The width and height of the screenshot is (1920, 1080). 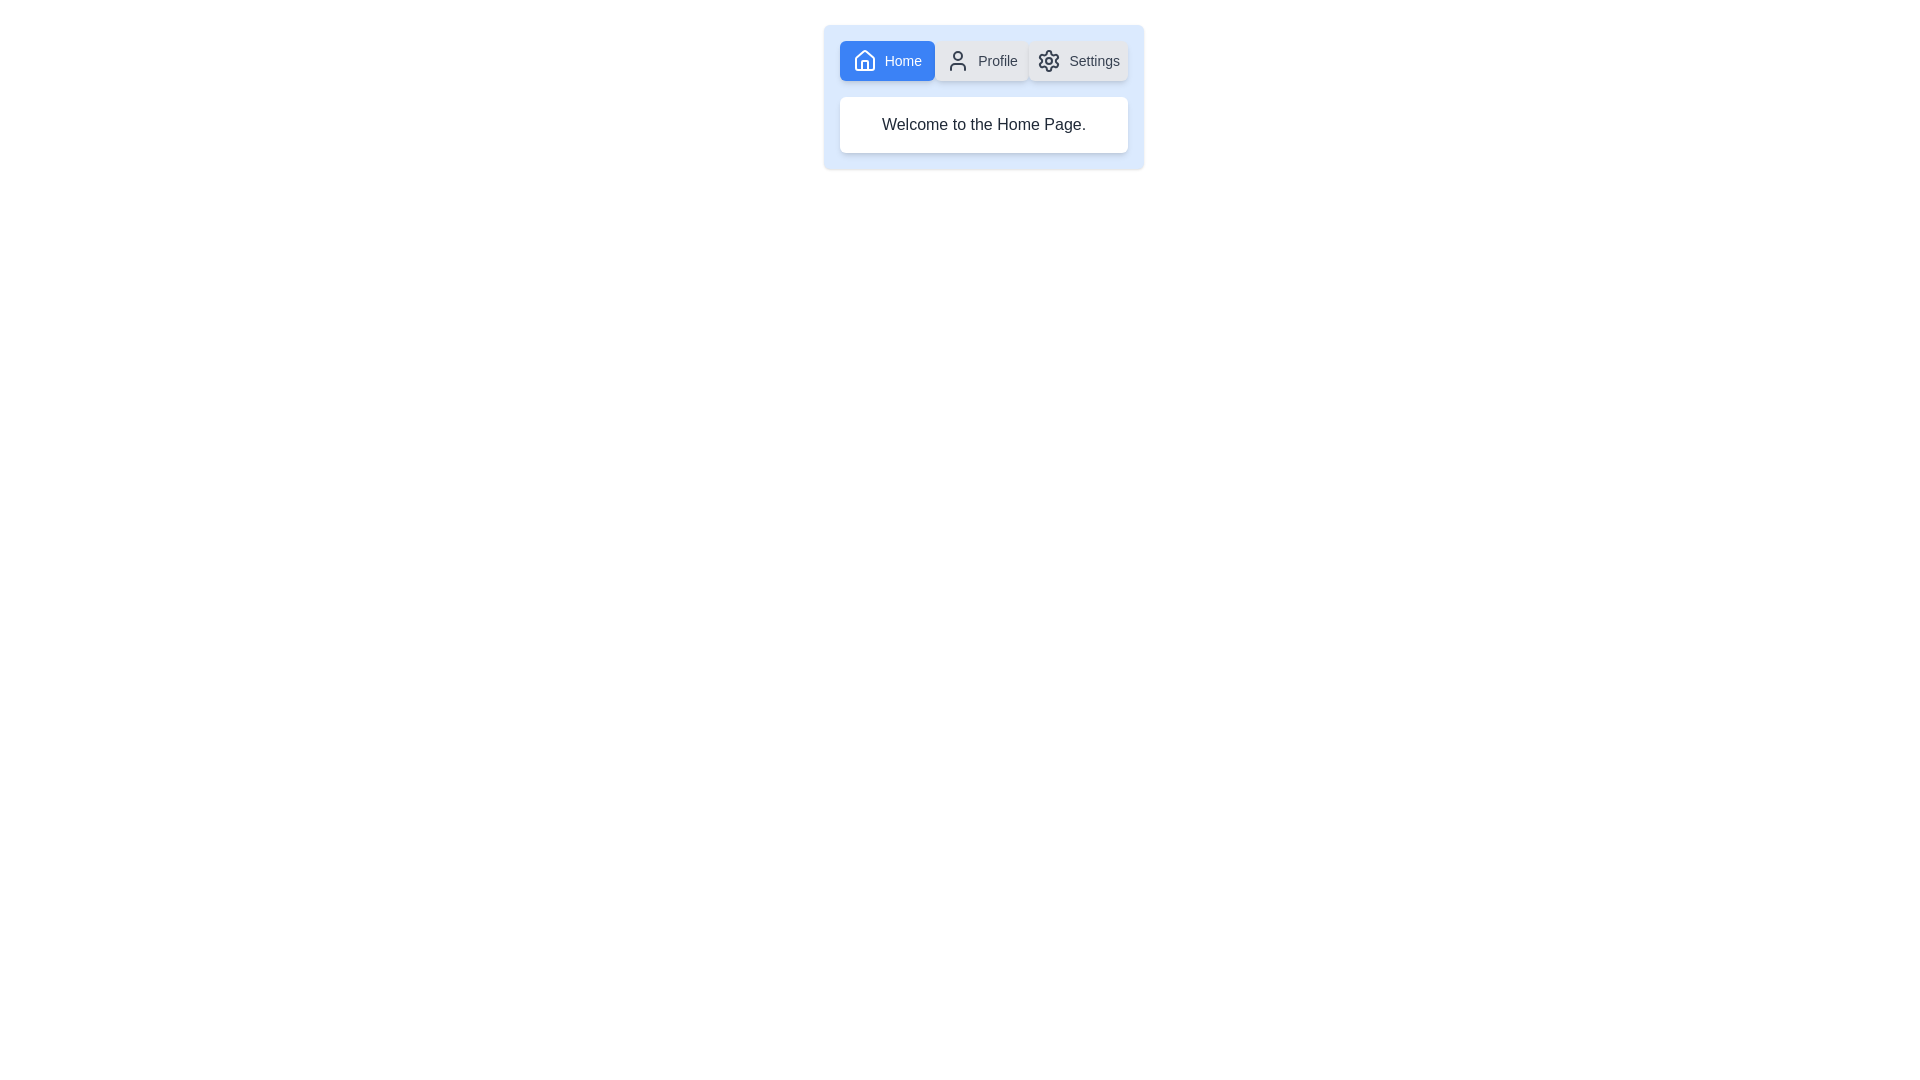 What do you see at coordinates (864, 60) in the screenshot?
I see `the homepage icon` at bounding box center [864, 60].